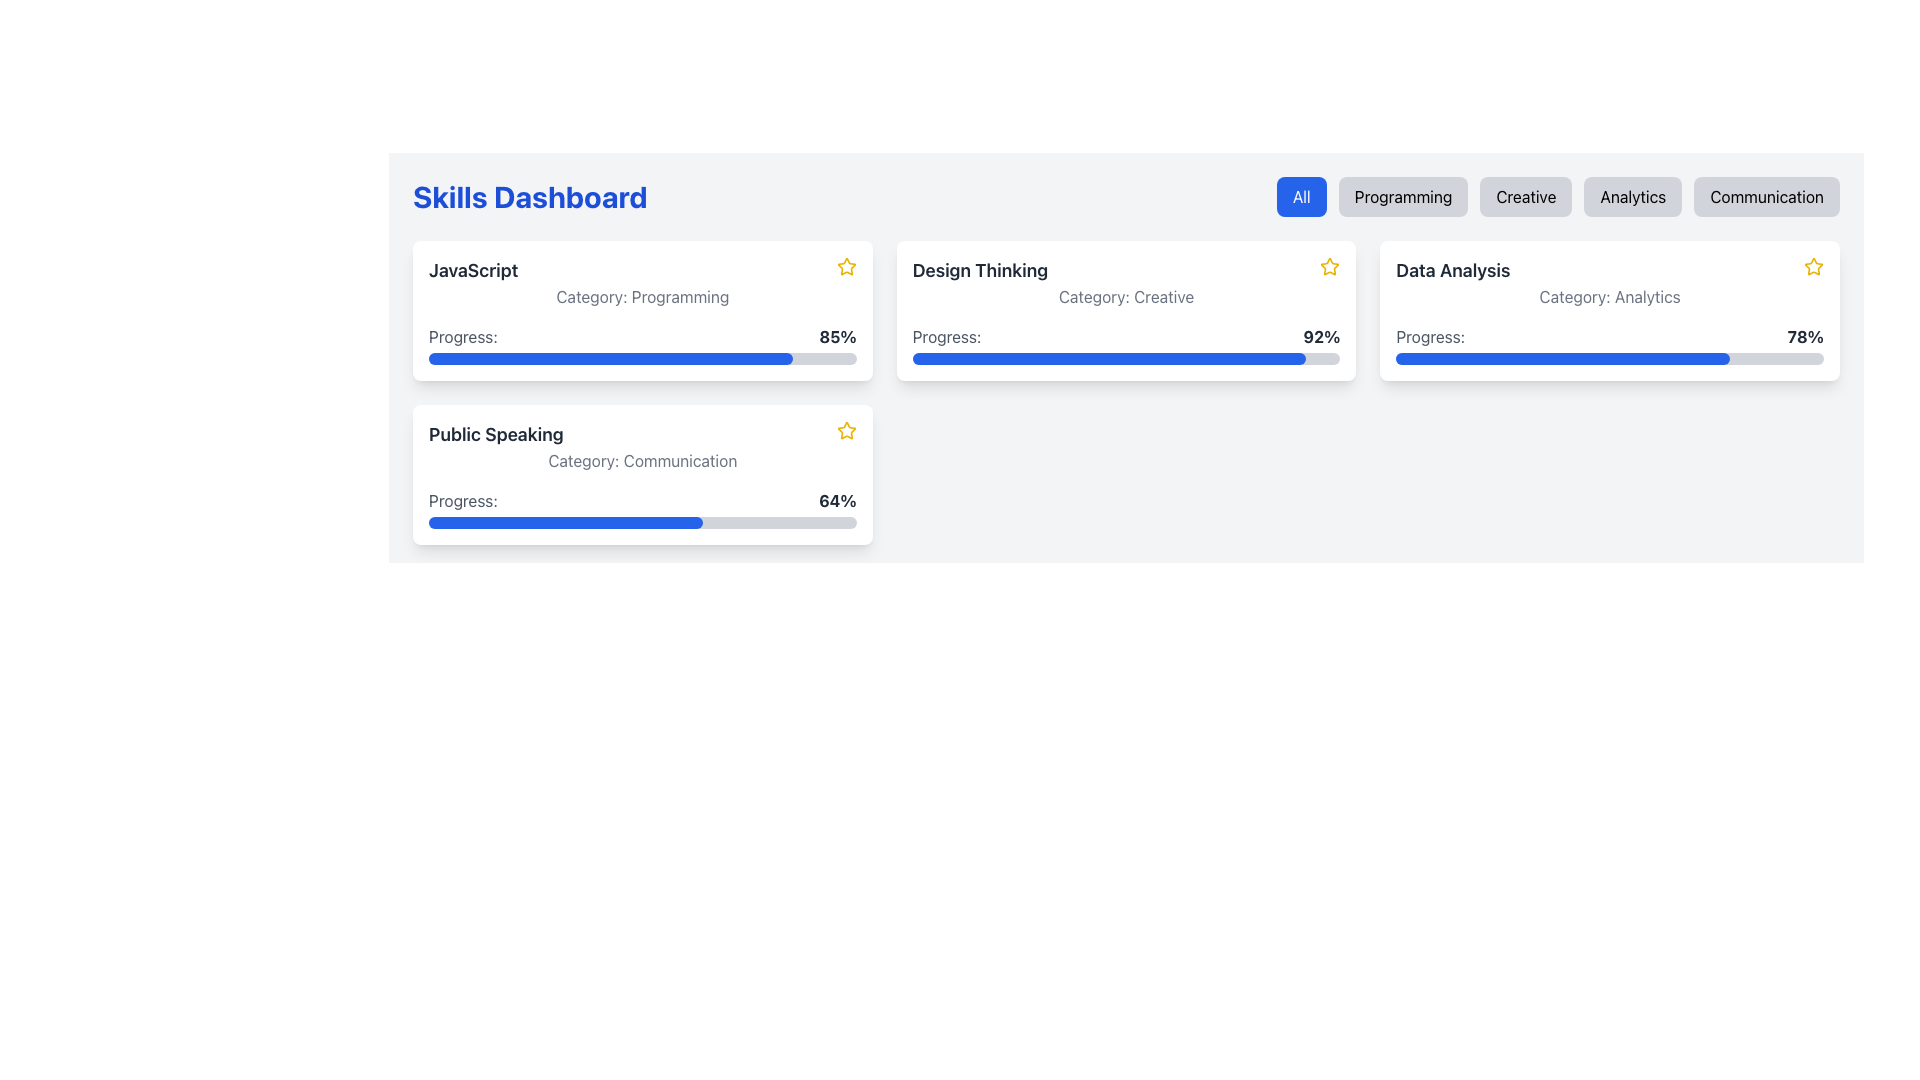  I want to click on the Progress Bar located at the bottom section of the 'Design Thinking' card under the 'Category: Creative' heading in the second column of the main dashboard grid, so click(1126, 343).